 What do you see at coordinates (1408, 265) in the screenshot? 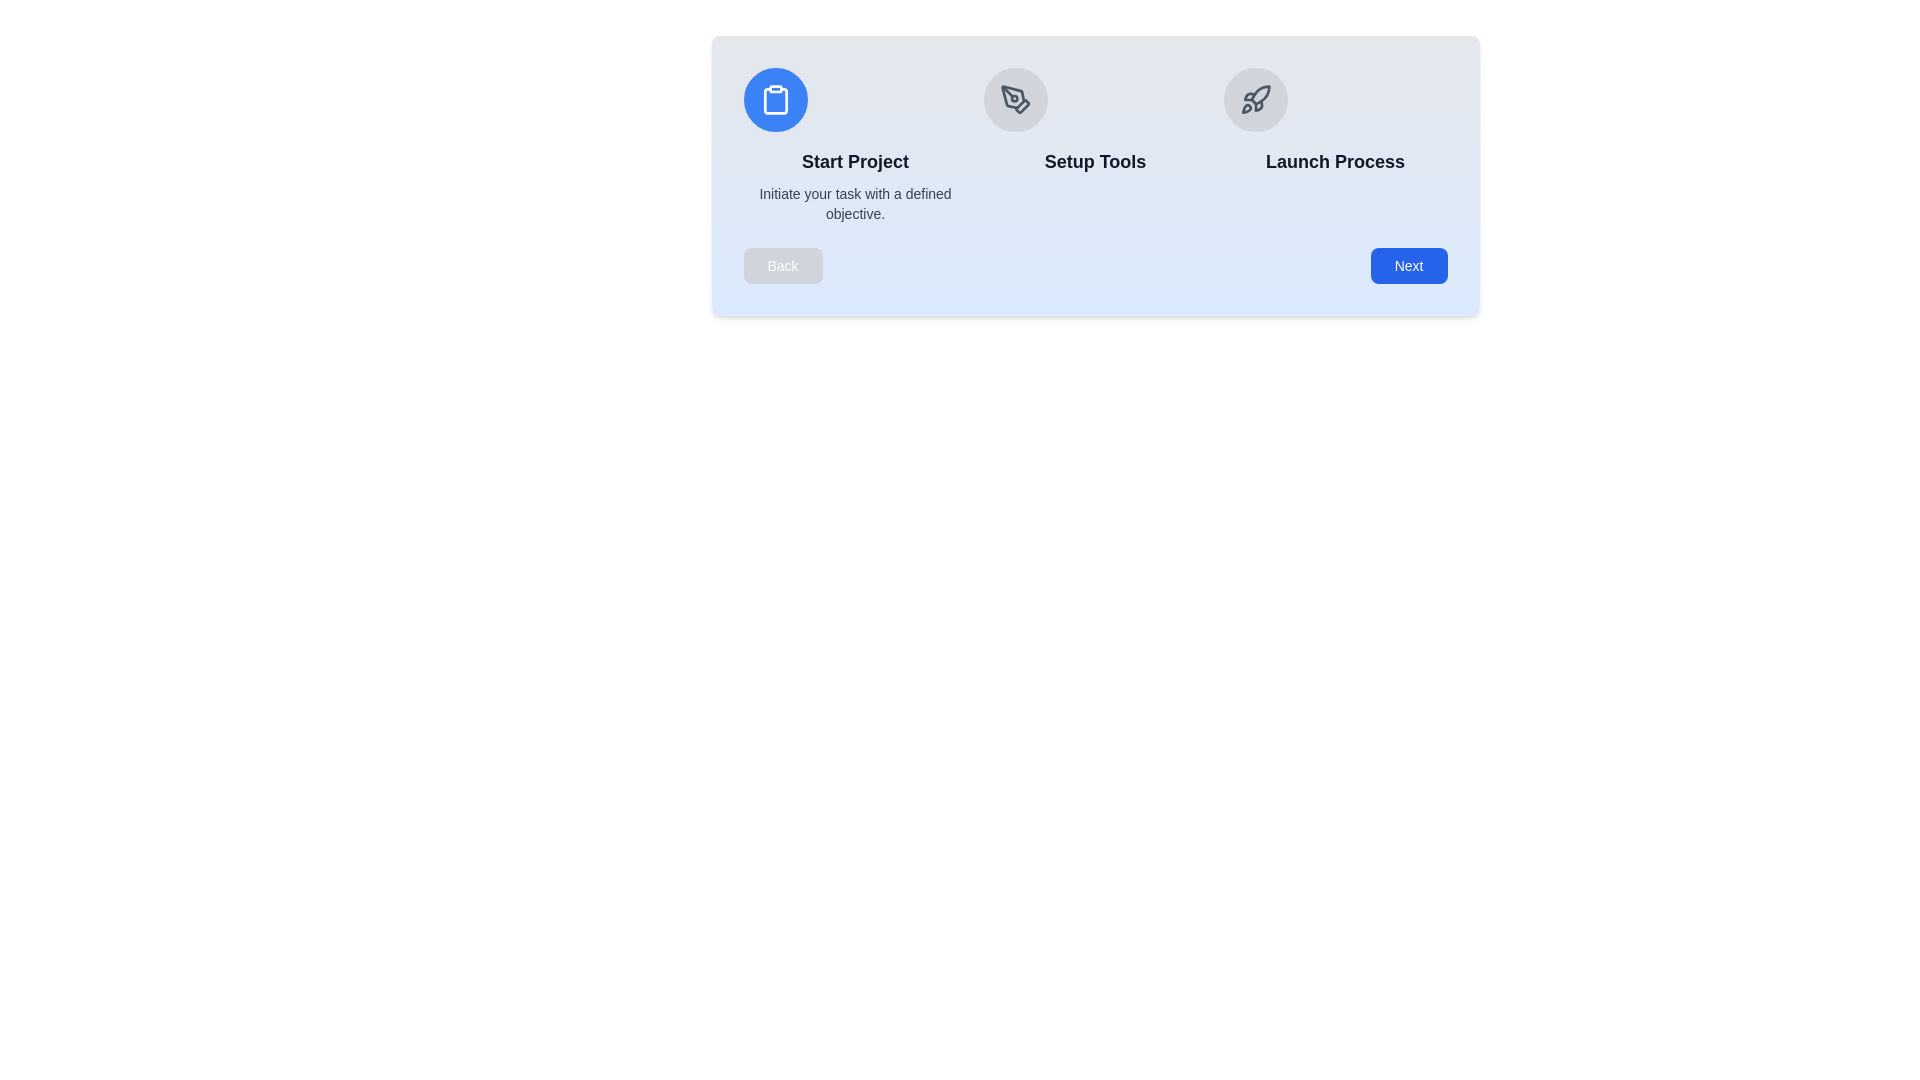
I see `the button Next to observe its hover effect` at bounding box center [1408, 265].